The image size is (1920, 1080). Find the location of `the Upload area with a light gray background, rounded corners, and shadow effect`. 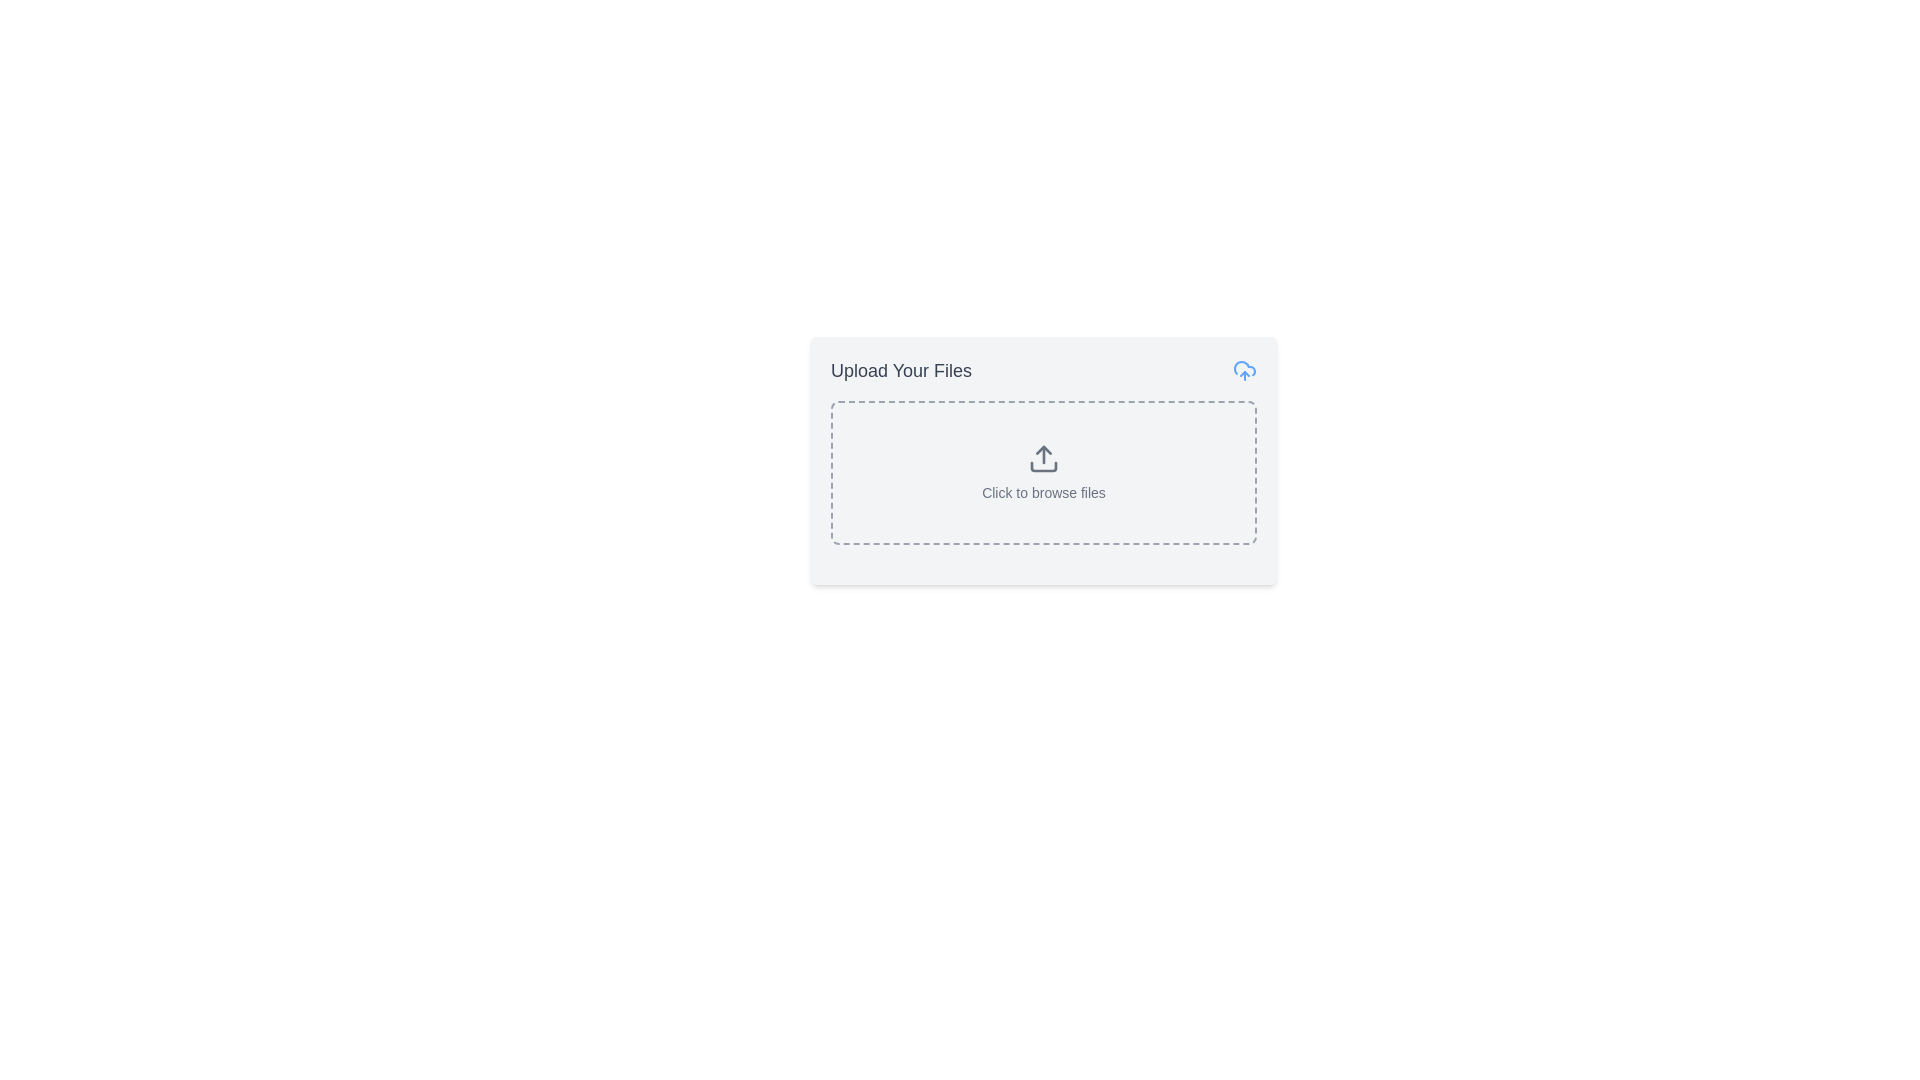

the Upload area with a light gray background, rounded corners, and shadow effect is located at coordinates (1042, 461).